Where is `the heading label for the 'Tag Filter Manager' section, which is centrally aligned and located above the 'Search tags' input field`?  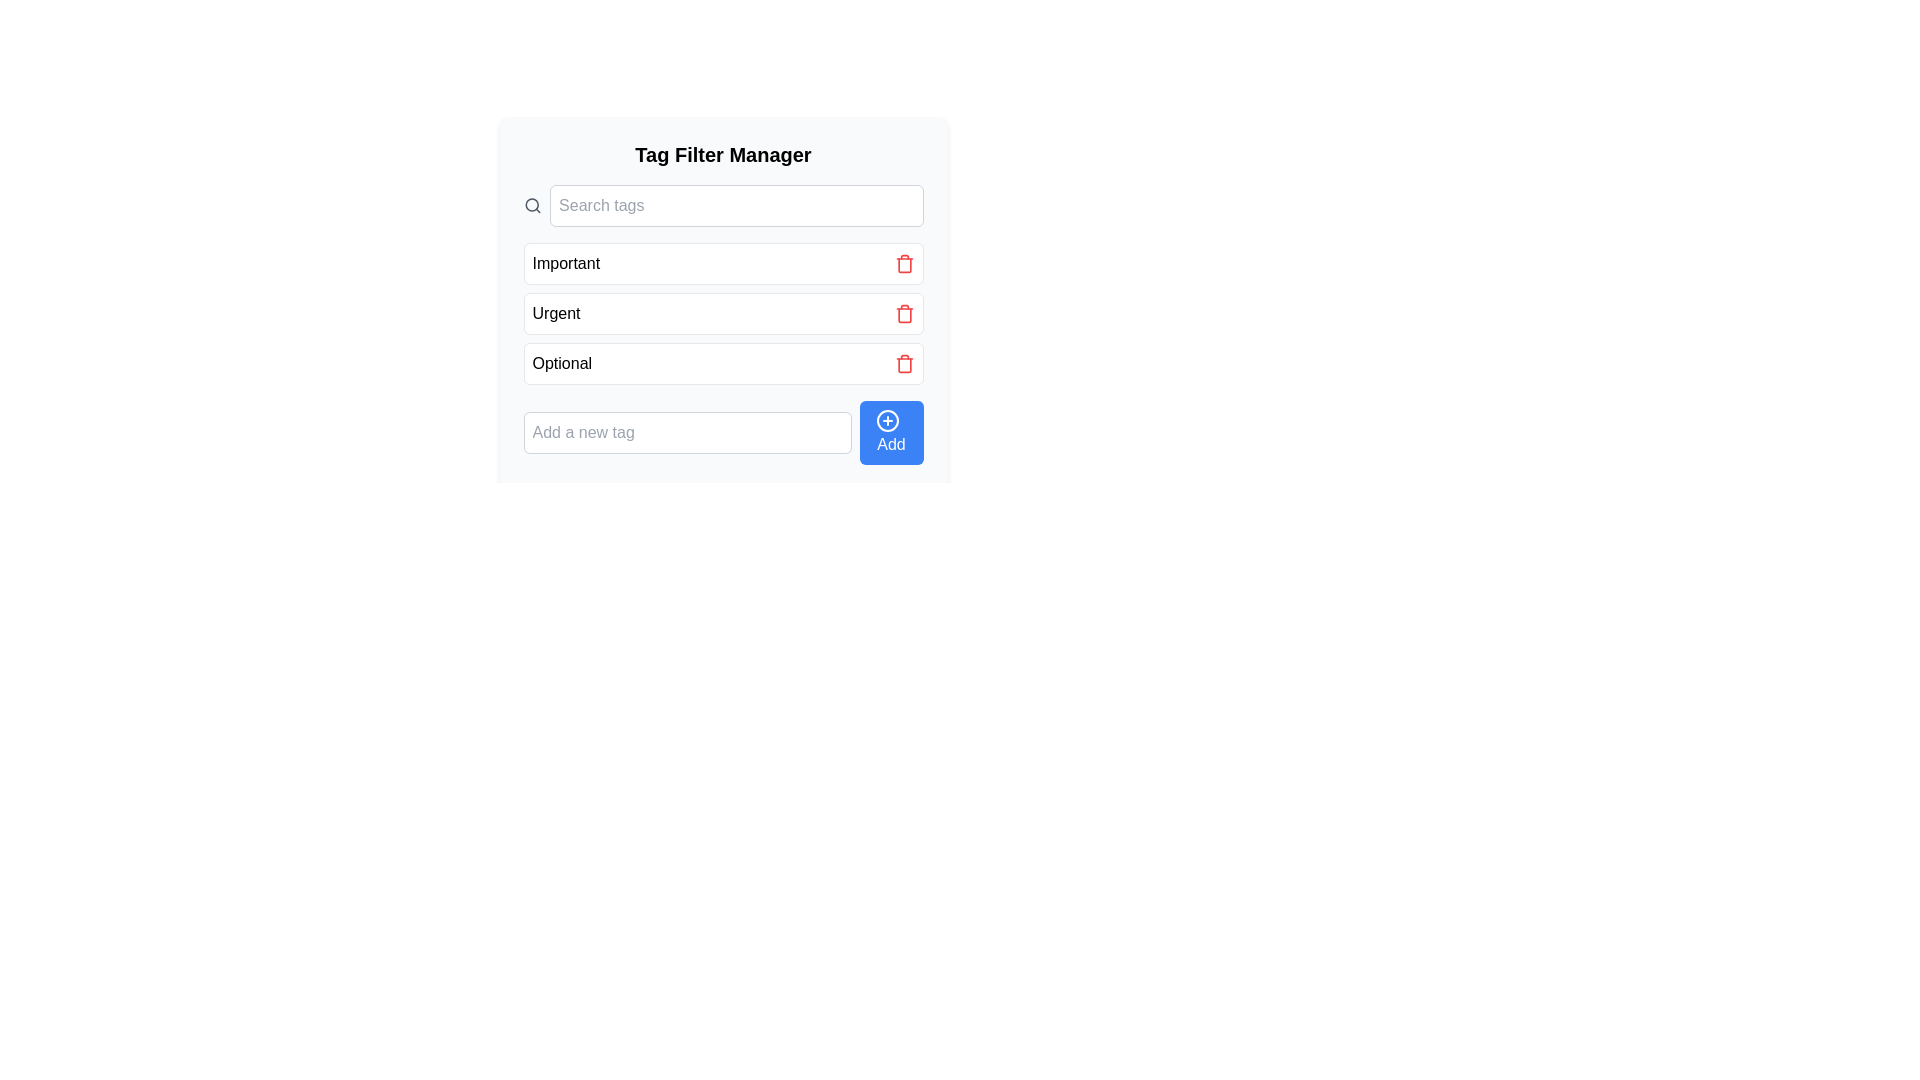
the heading label for the 'Tag Filter Manager' section, which is centrally aligned and located above the 'Search tags' input field is located at coordinates (722, 153).